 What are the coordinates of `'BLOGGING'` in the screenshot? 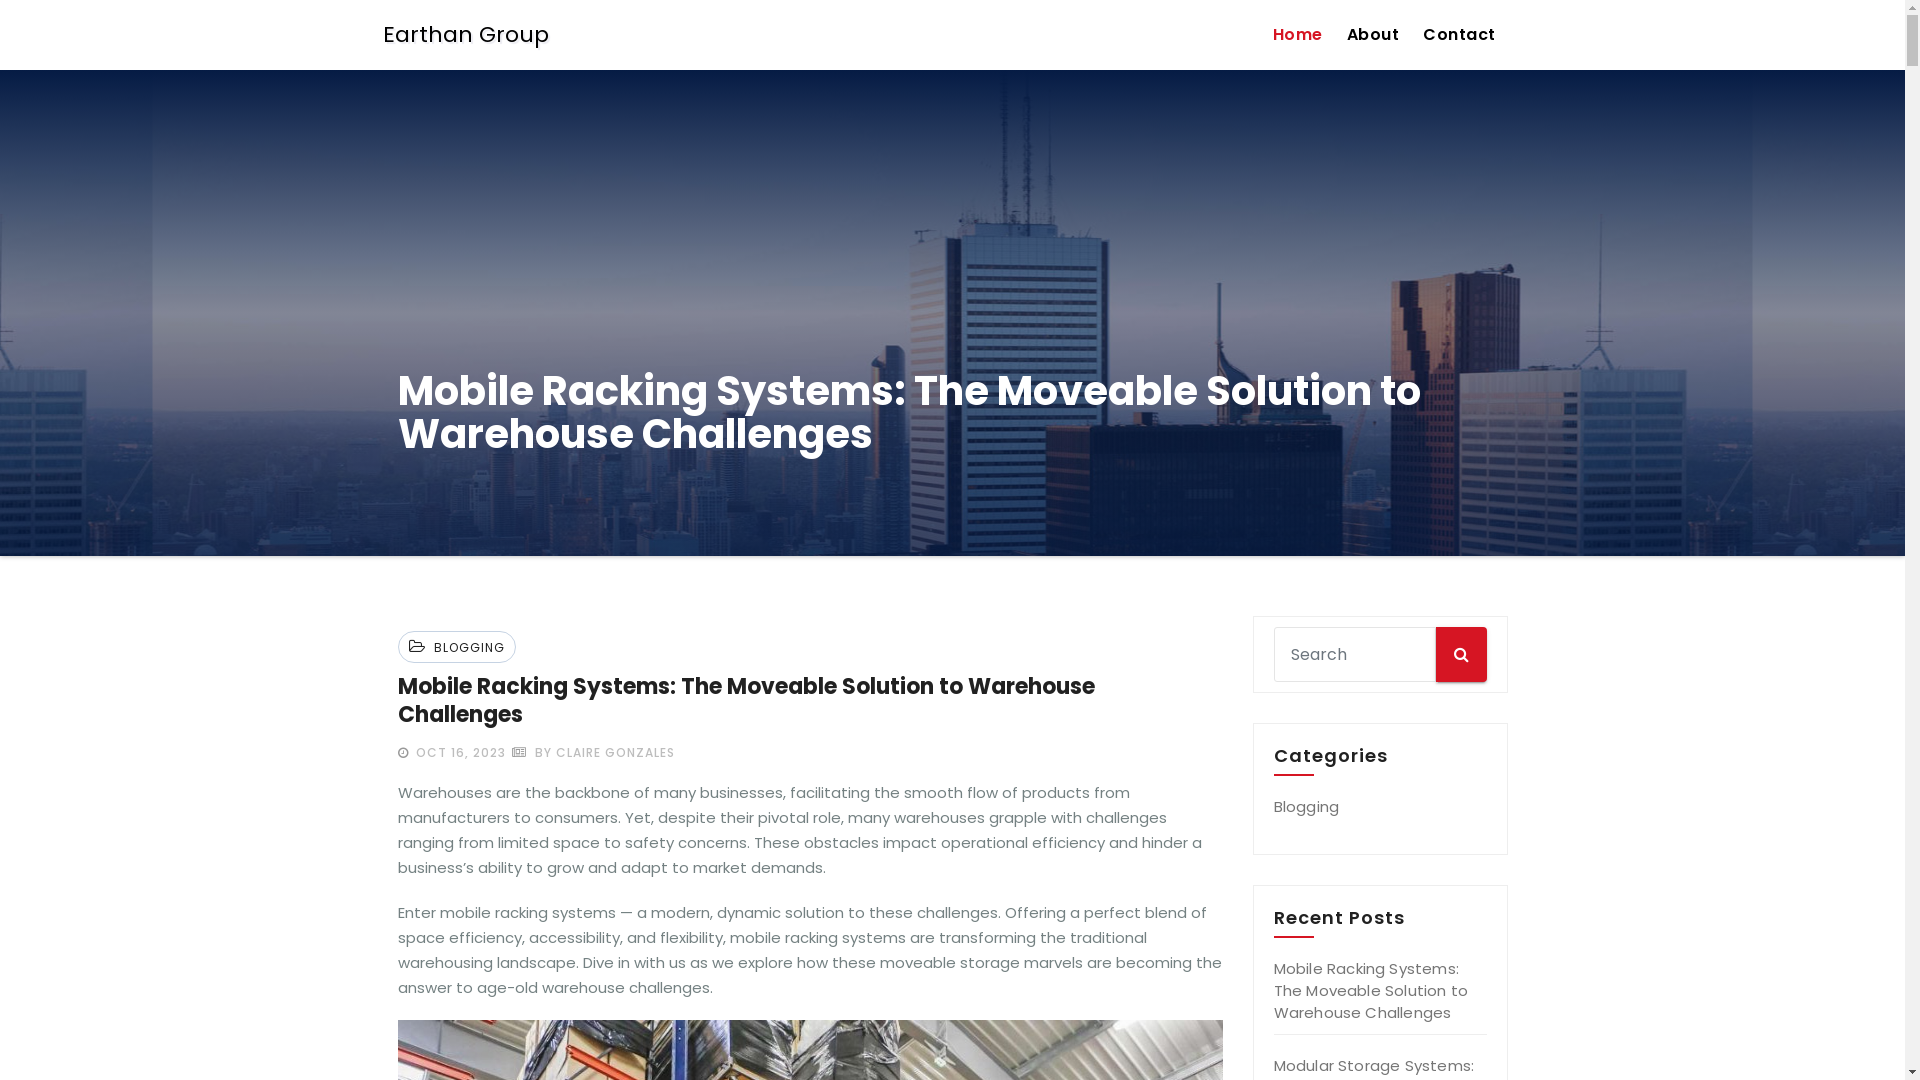 It's located at (464, 647).